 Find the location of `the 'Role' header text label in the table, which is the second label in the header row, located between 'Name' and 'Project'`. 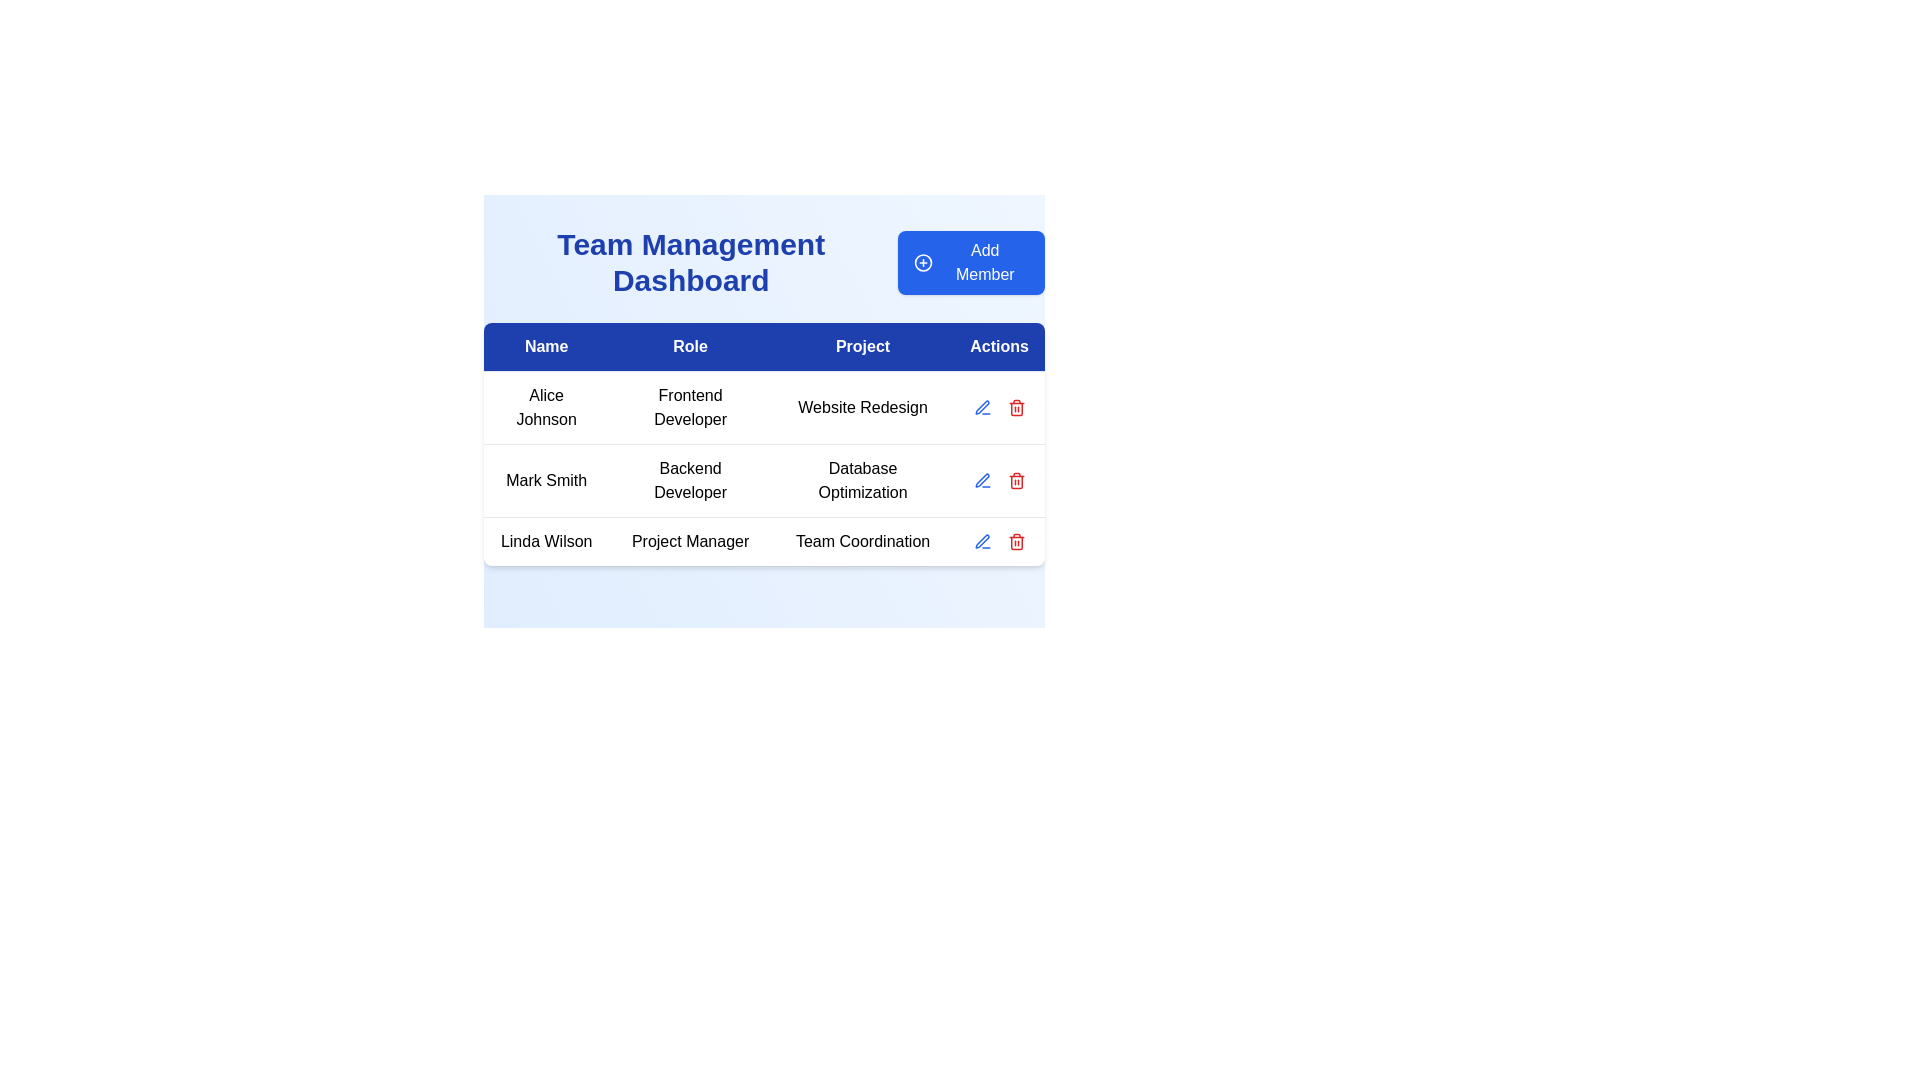

the 'Role' header text label in the table, which is the second label in the header row, located between 'Name' and 'Project' is located at coordinates (690, 346).